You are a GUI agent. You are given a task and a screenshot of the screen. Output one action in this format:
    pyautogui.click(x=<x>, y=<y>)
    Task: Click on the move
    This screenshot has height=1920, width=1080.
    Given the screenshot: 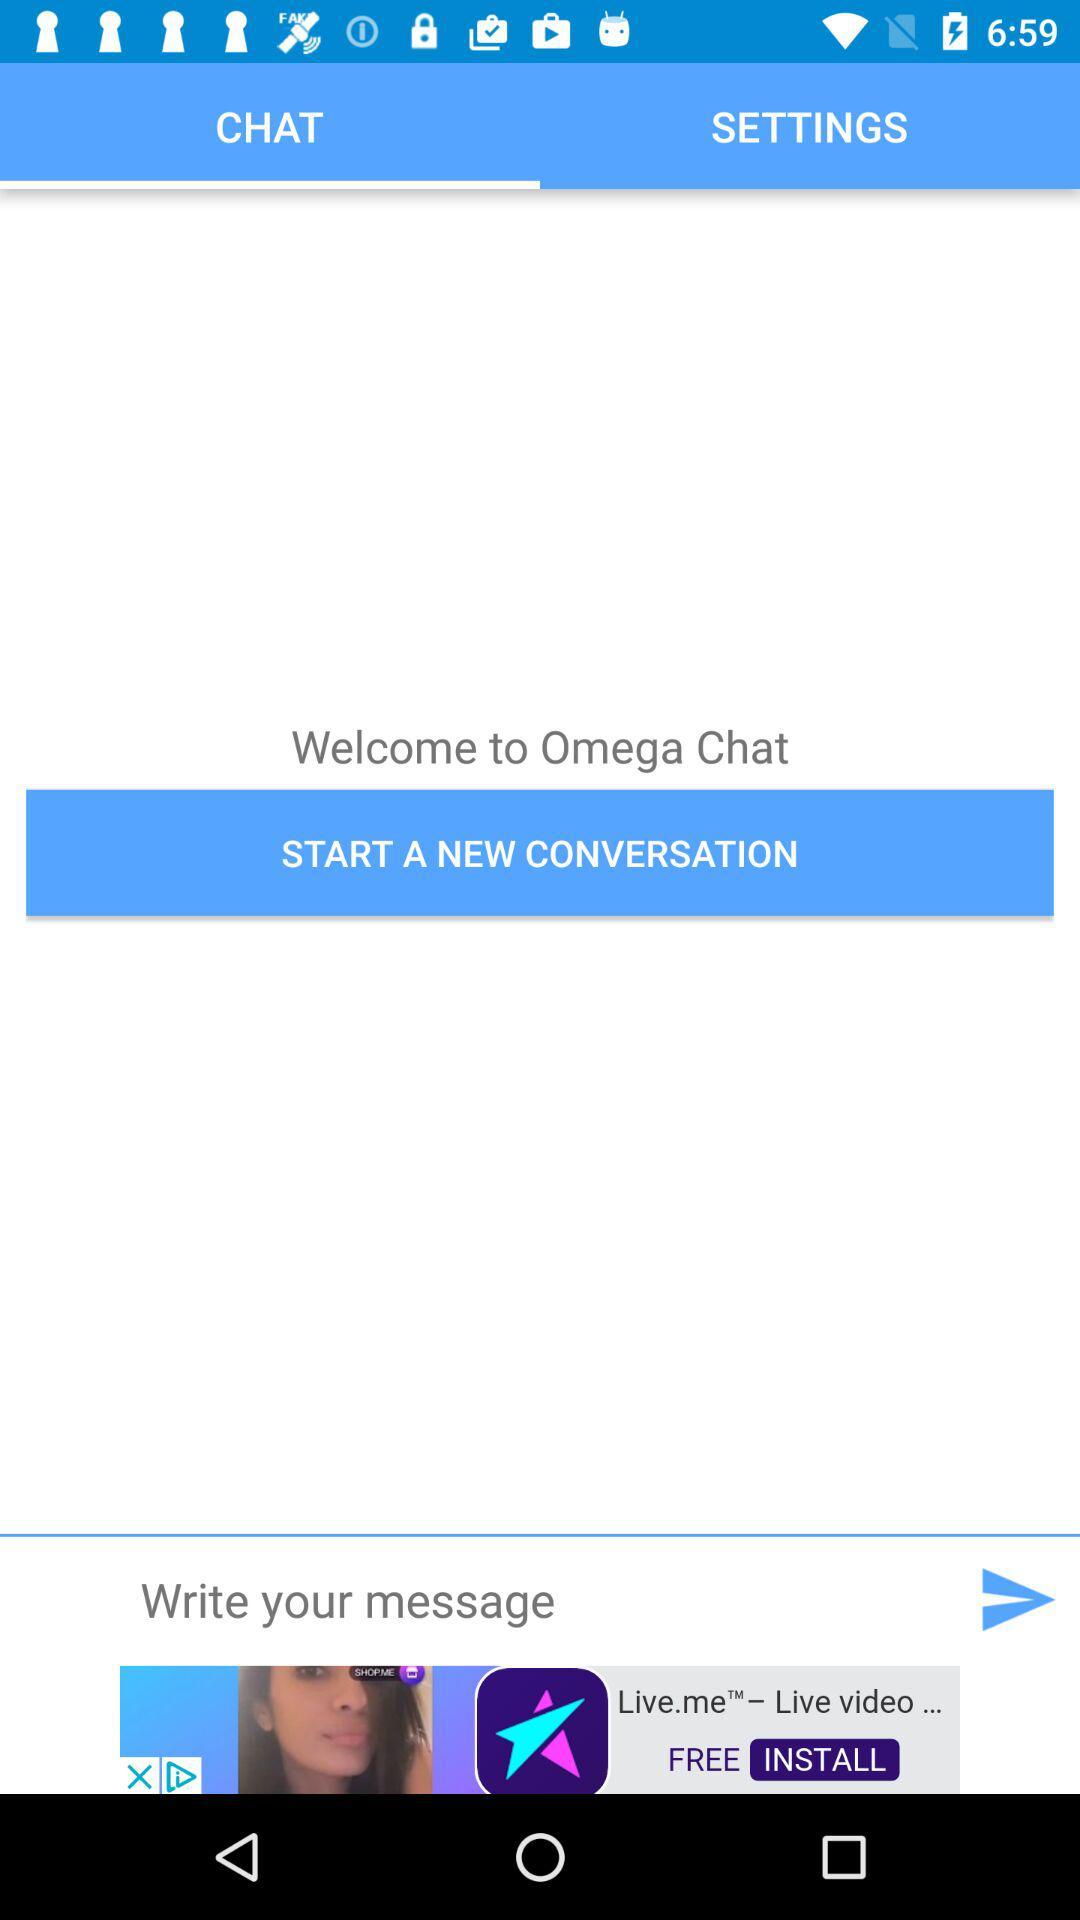 What is the action you would take?
    pyautogui.click(x=1017, y=1598)
    